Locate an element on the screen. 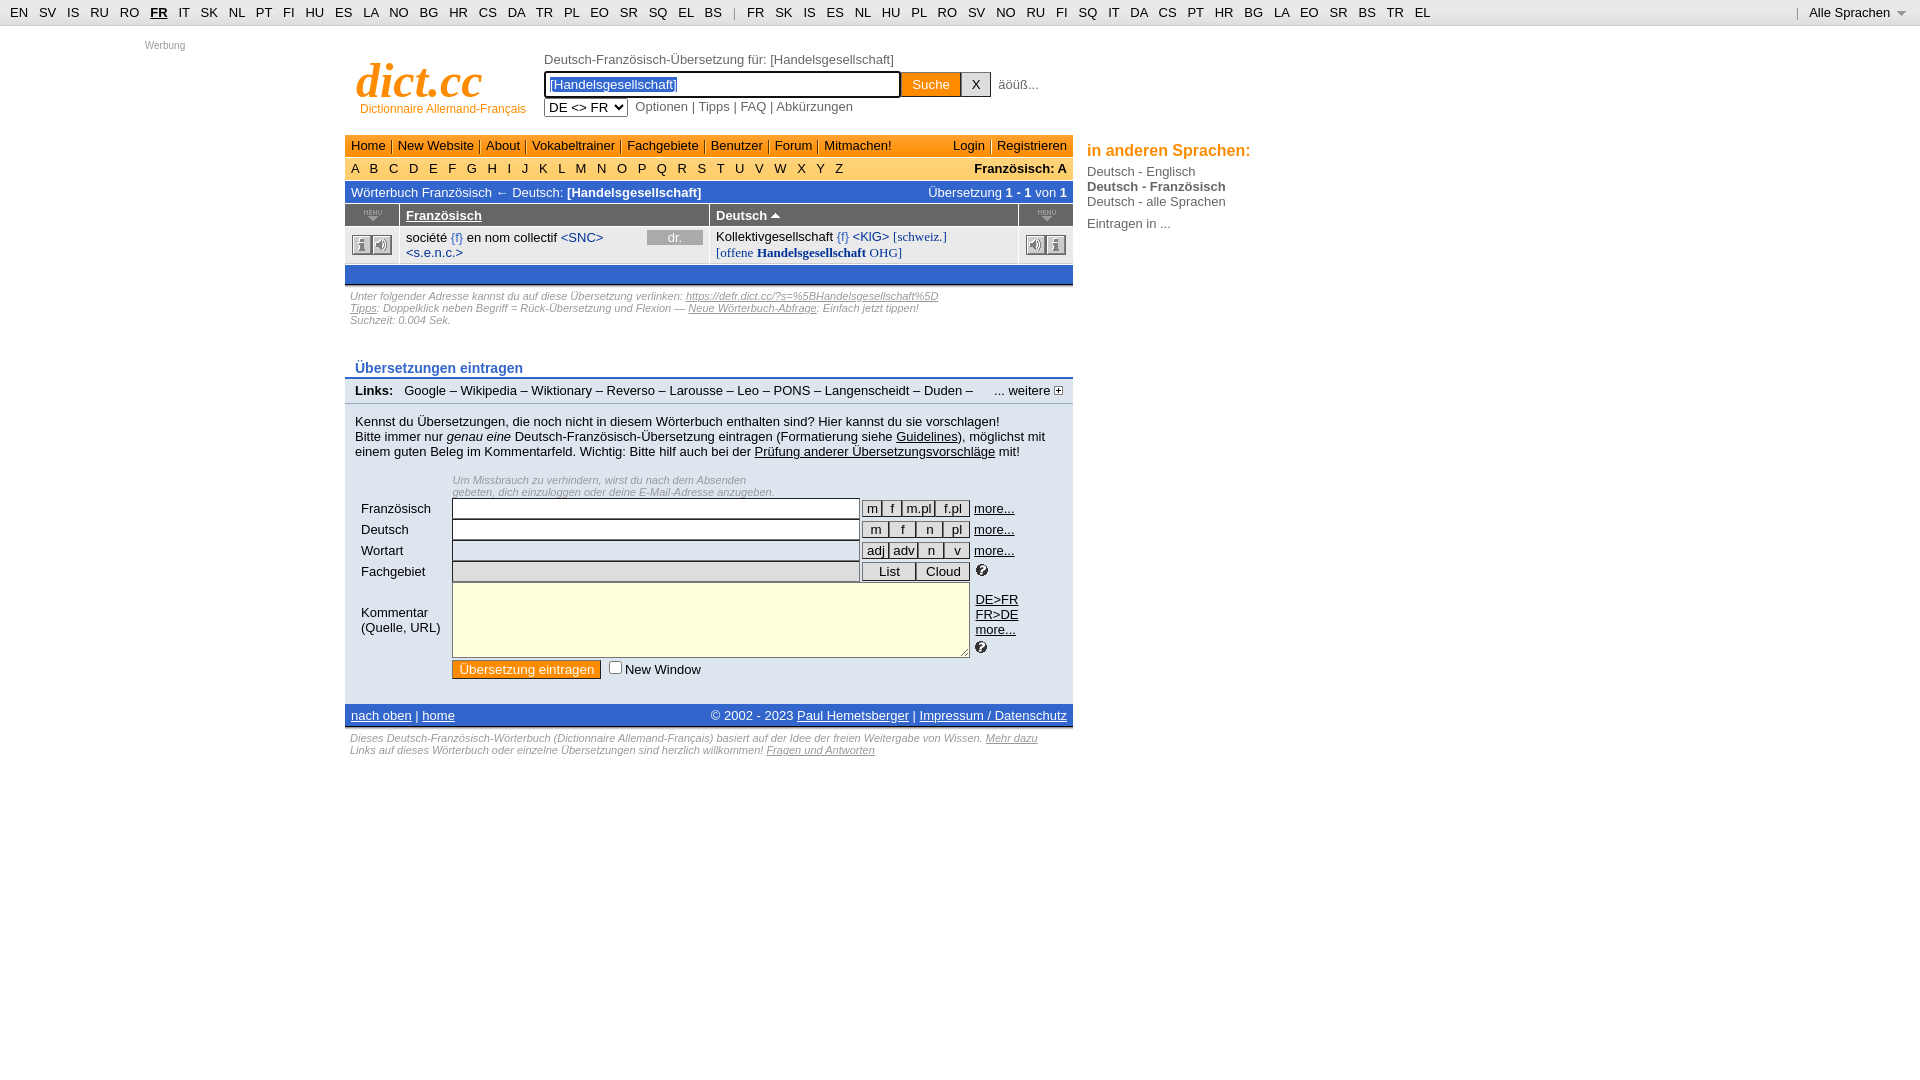  'https://defr.dict.cc/?s=%5BHandelsgesellschaft%5D' is located at coordinates (811, 296).